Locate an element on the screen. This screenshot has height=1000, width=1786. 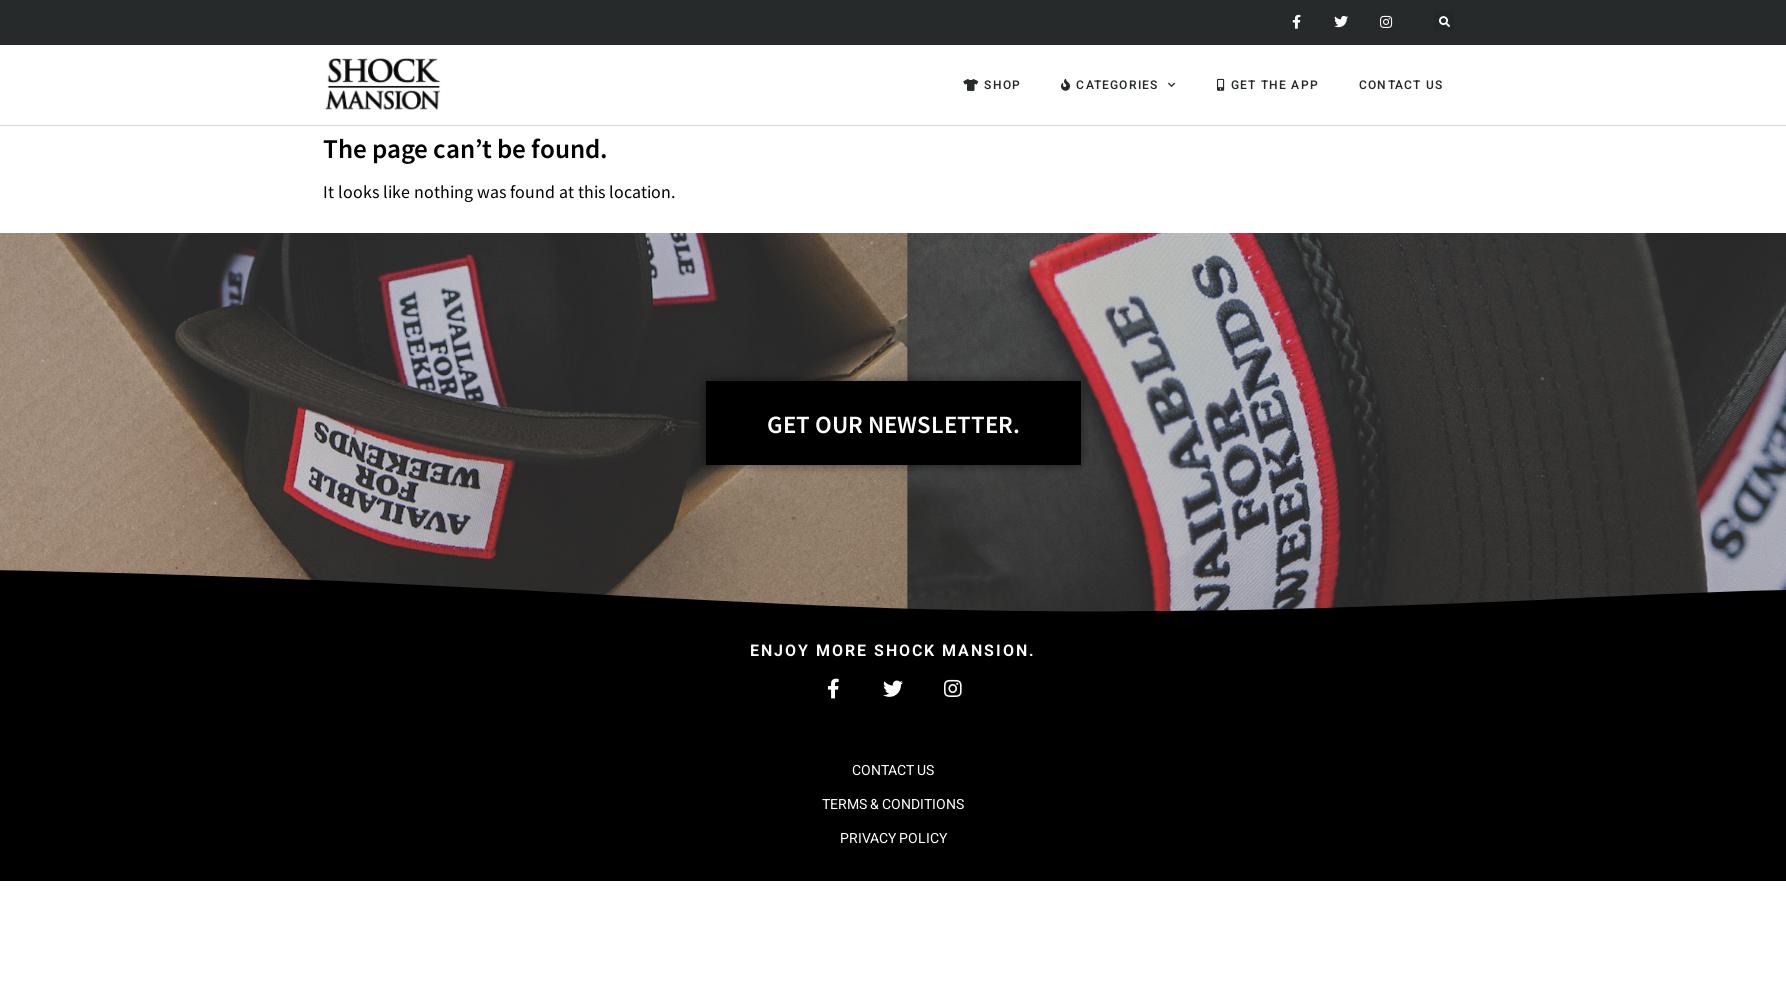
'Terms & Conditions' is located at coordinates (893, 803).